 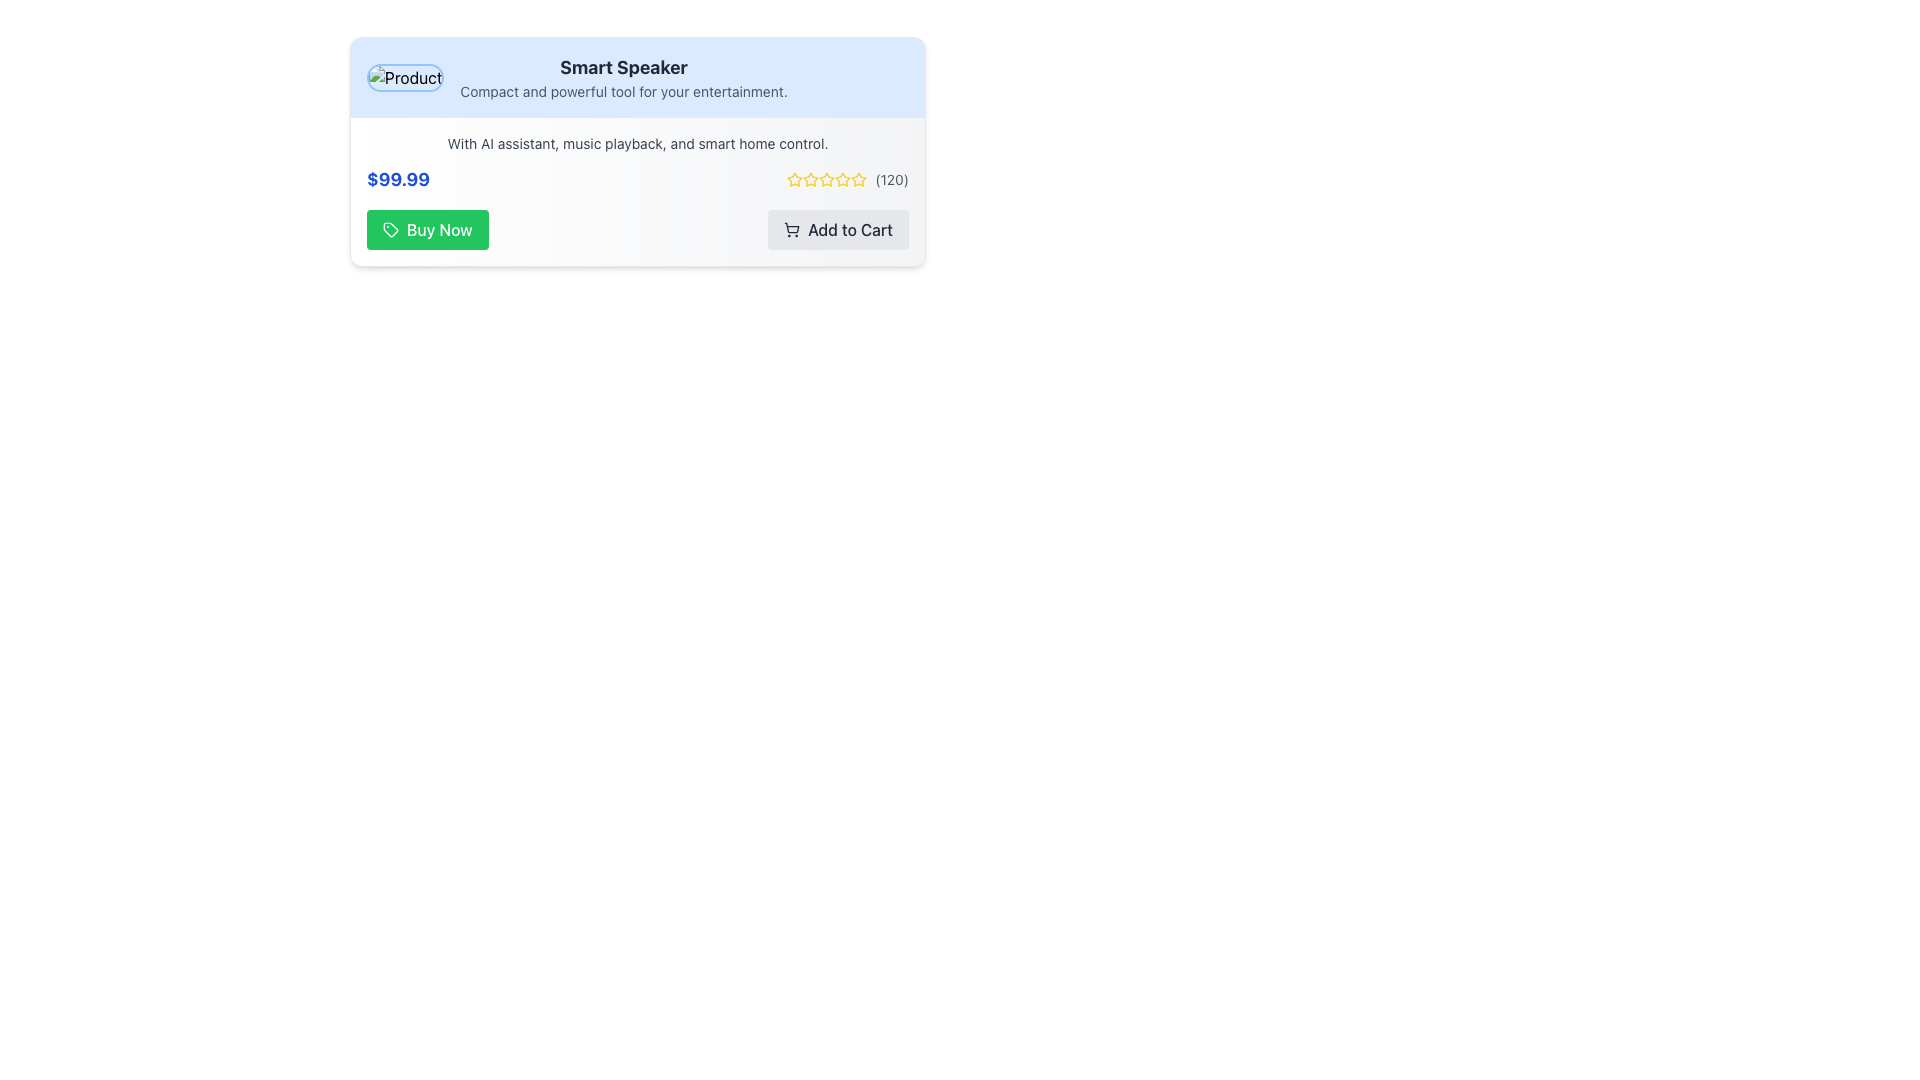 I want to click on numeric value displayed in parentheses next to the row of five yellow star icons indicating ratings, so click(x=891, y=180).